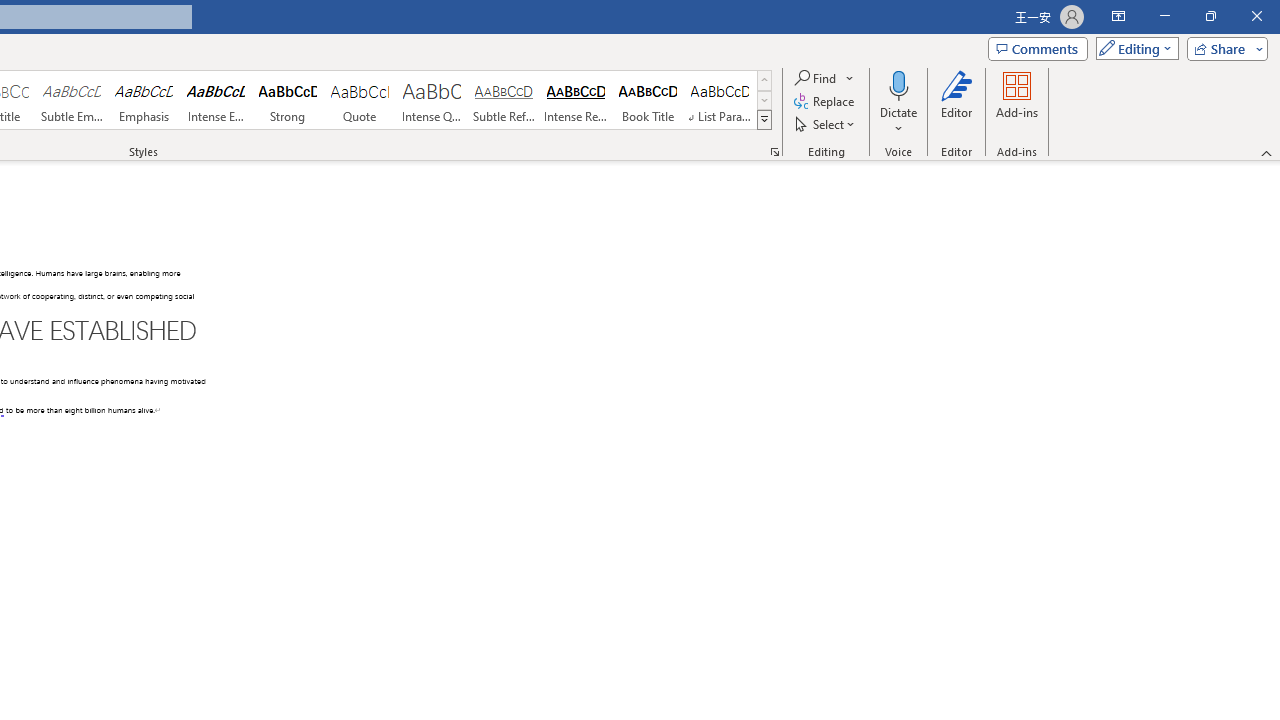 The height and width of the screenshot is (720, 1280). Describe the element at coordinates (763, 100) in the screenshot. I see `'Row Down'` at that location.